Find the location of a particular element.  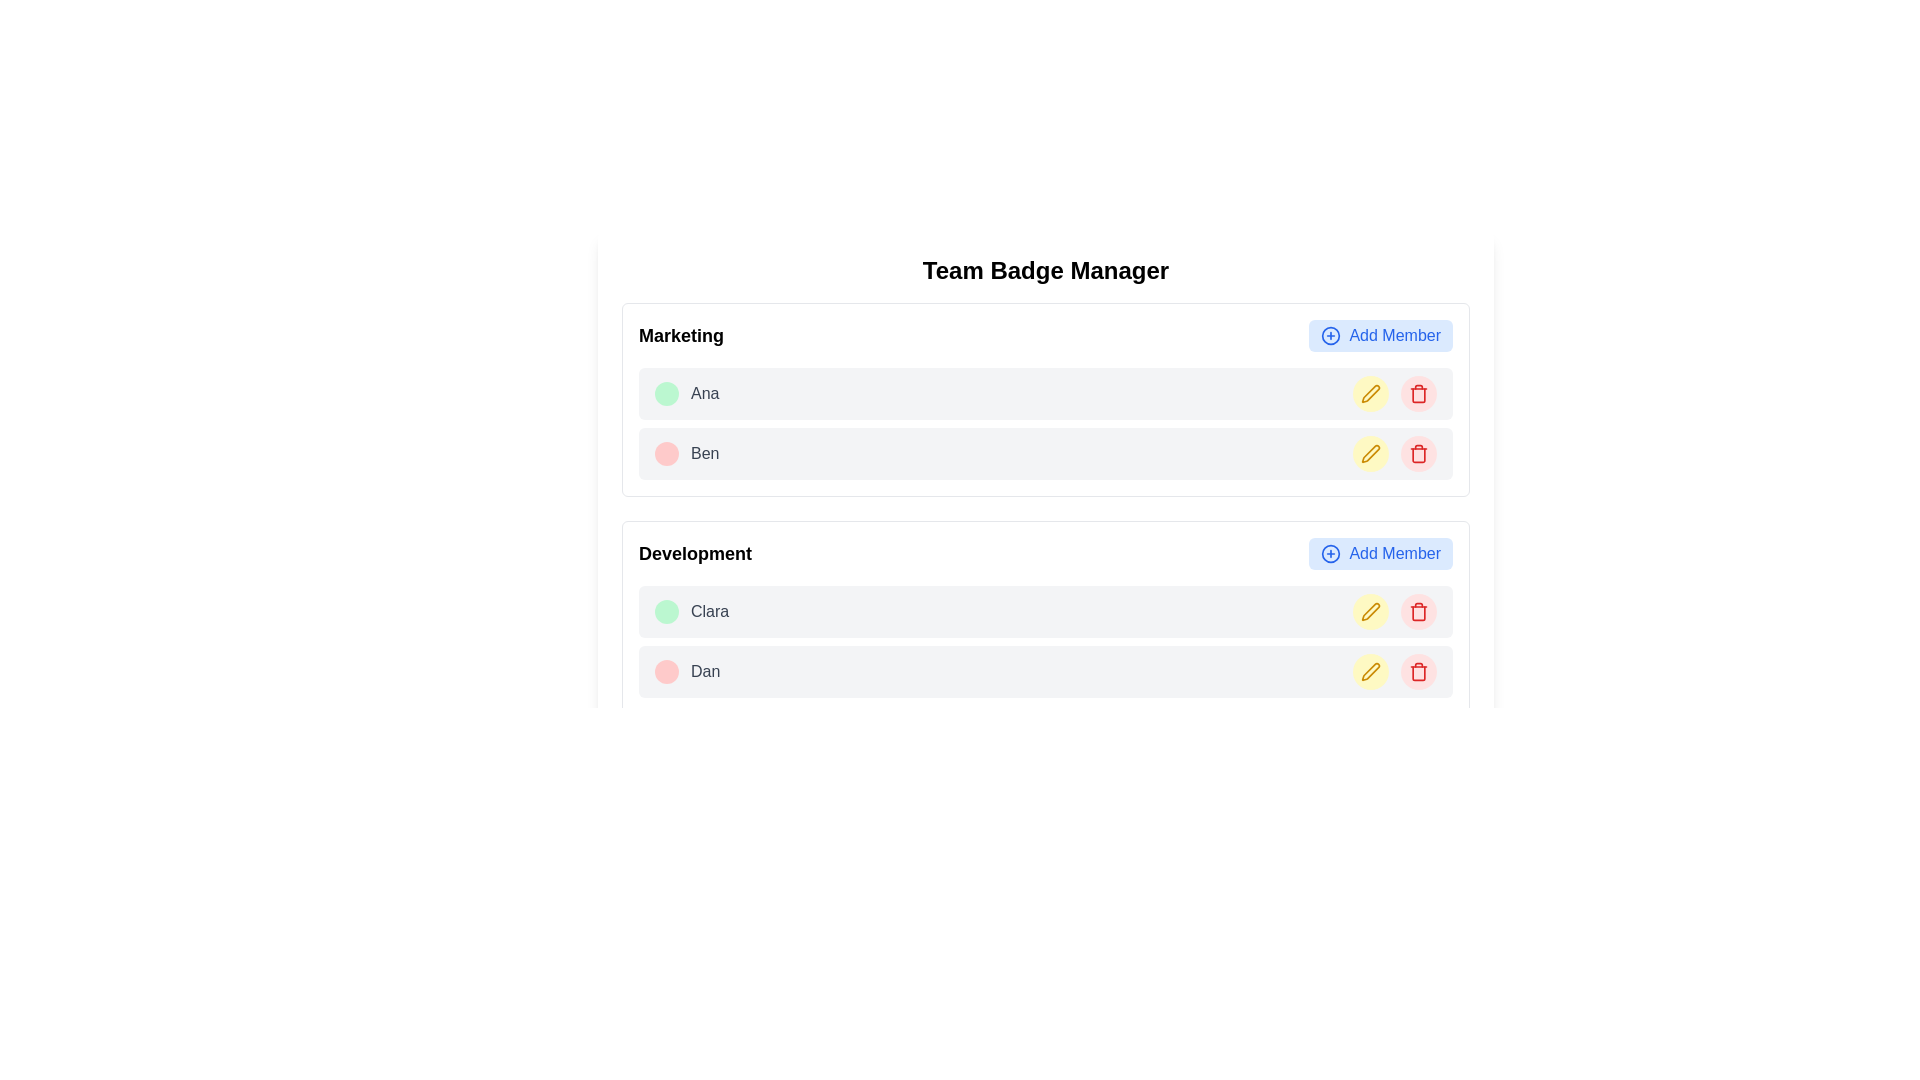

the delete button located in the second row under the 'Marketing' group, which is the third interactive element to the right of the yellow circular edit button is located at coordinates (1418, 454).